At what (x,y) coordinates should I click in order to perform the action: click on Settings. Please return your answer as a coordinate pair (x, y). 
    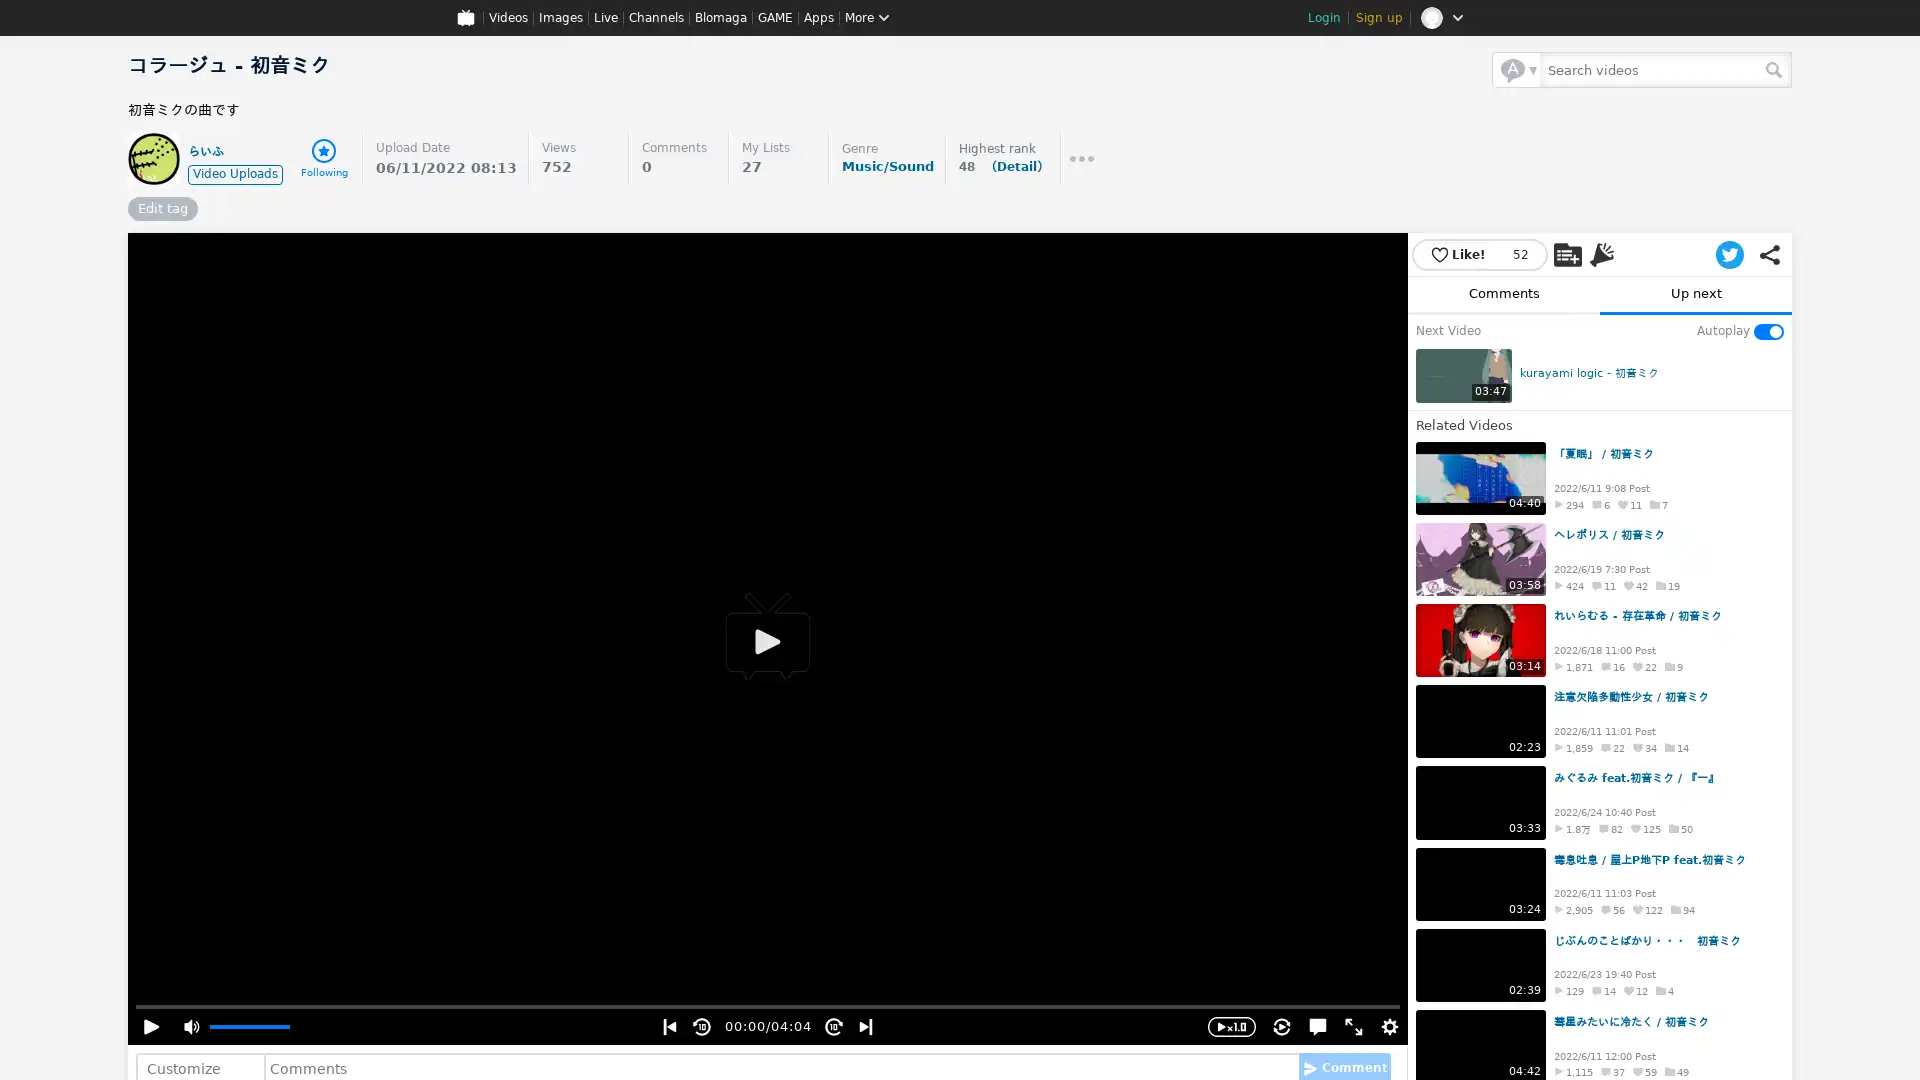
    Looking at the image, I should click on (1389, 1026).